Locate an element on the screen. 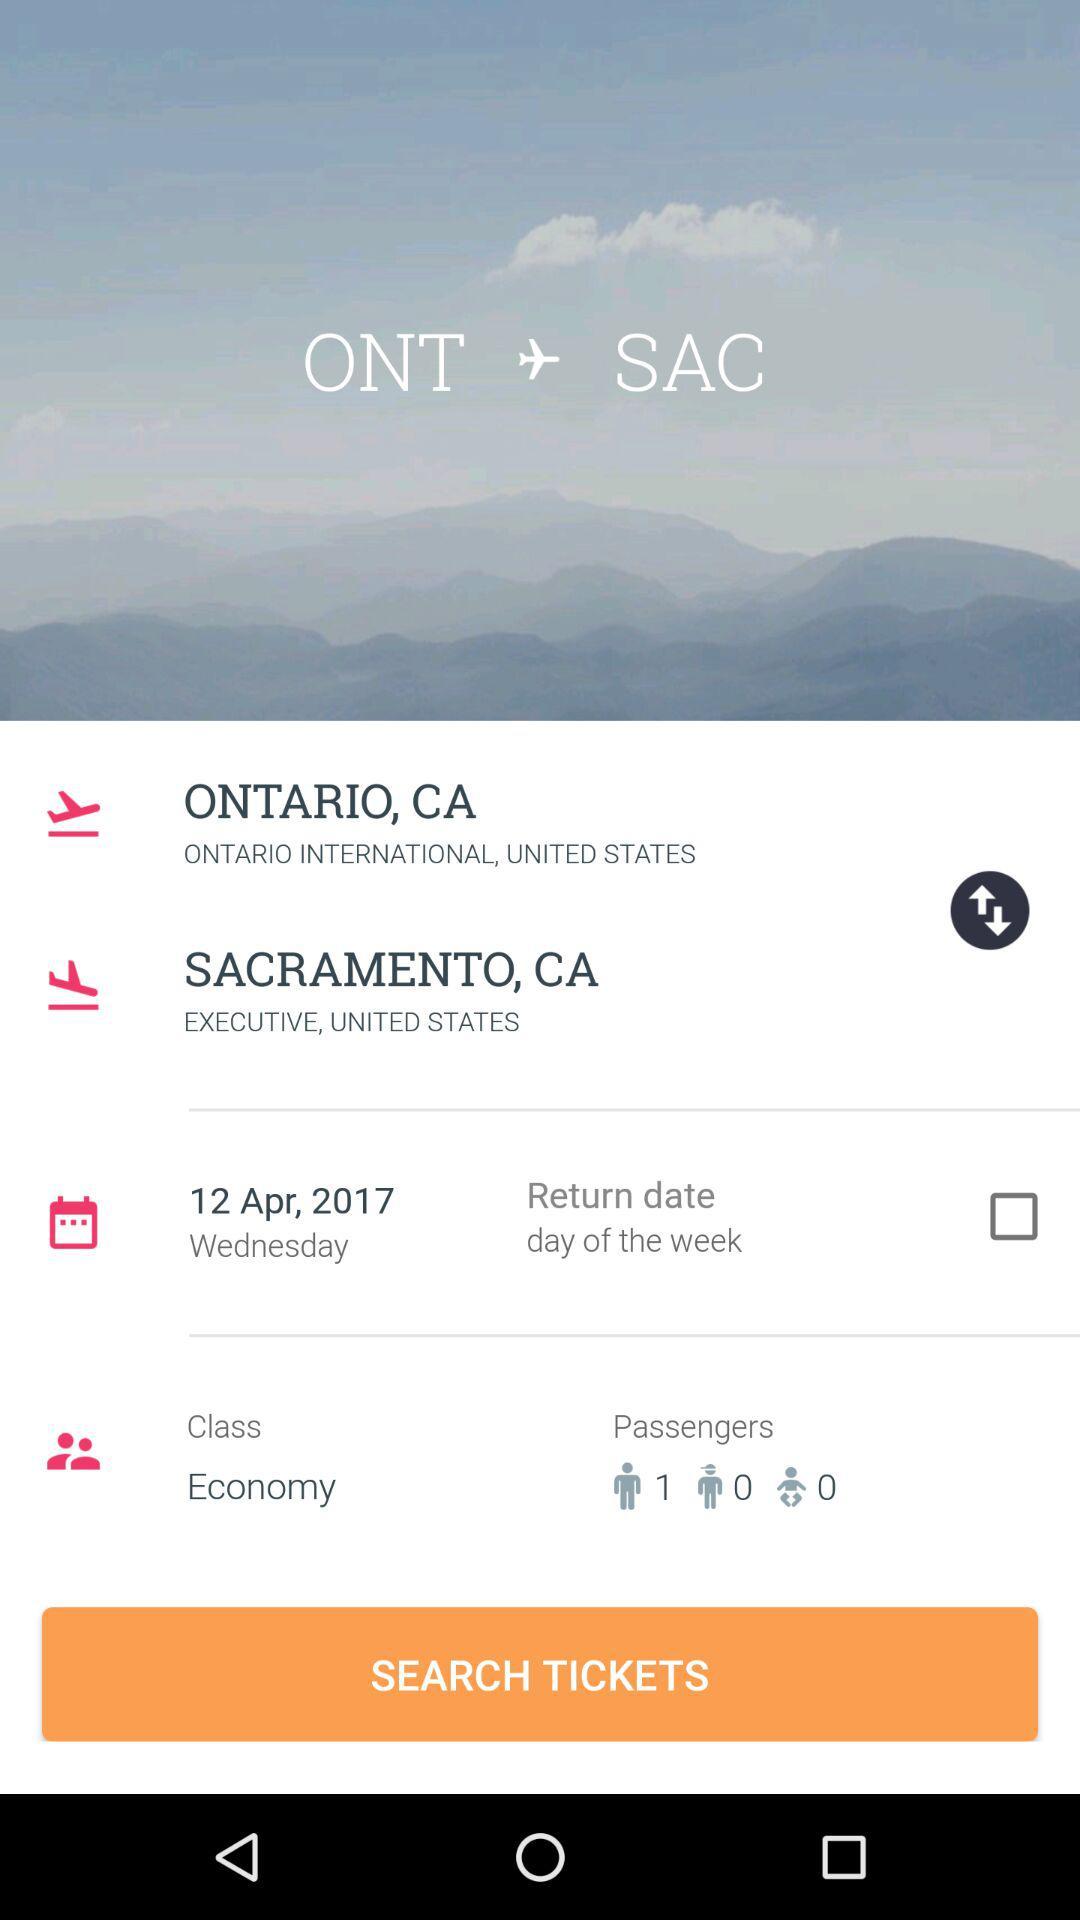 The height and width of the screenshot is (1920, 1080). the search tickets button is located at coordinates (540, 1674).